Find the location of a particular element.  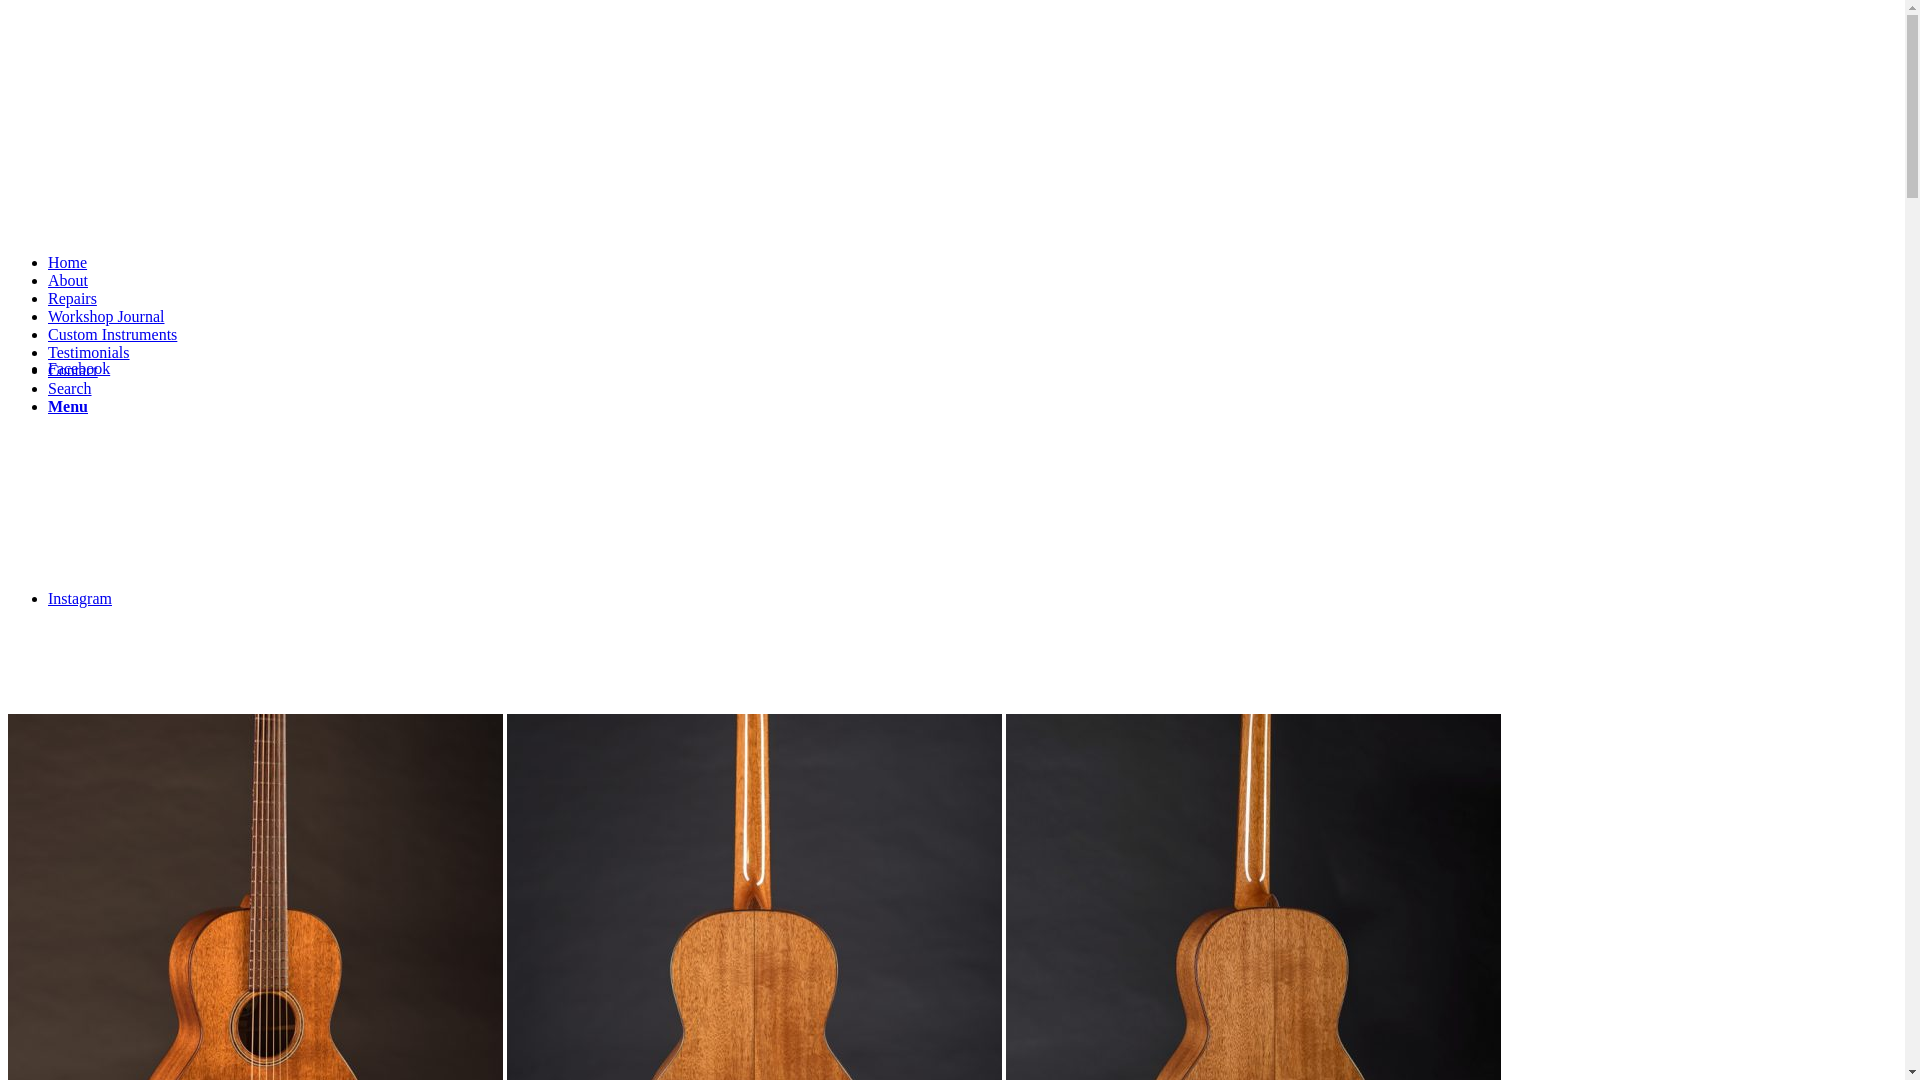

'Contact' is located at coordinates (72, 370).